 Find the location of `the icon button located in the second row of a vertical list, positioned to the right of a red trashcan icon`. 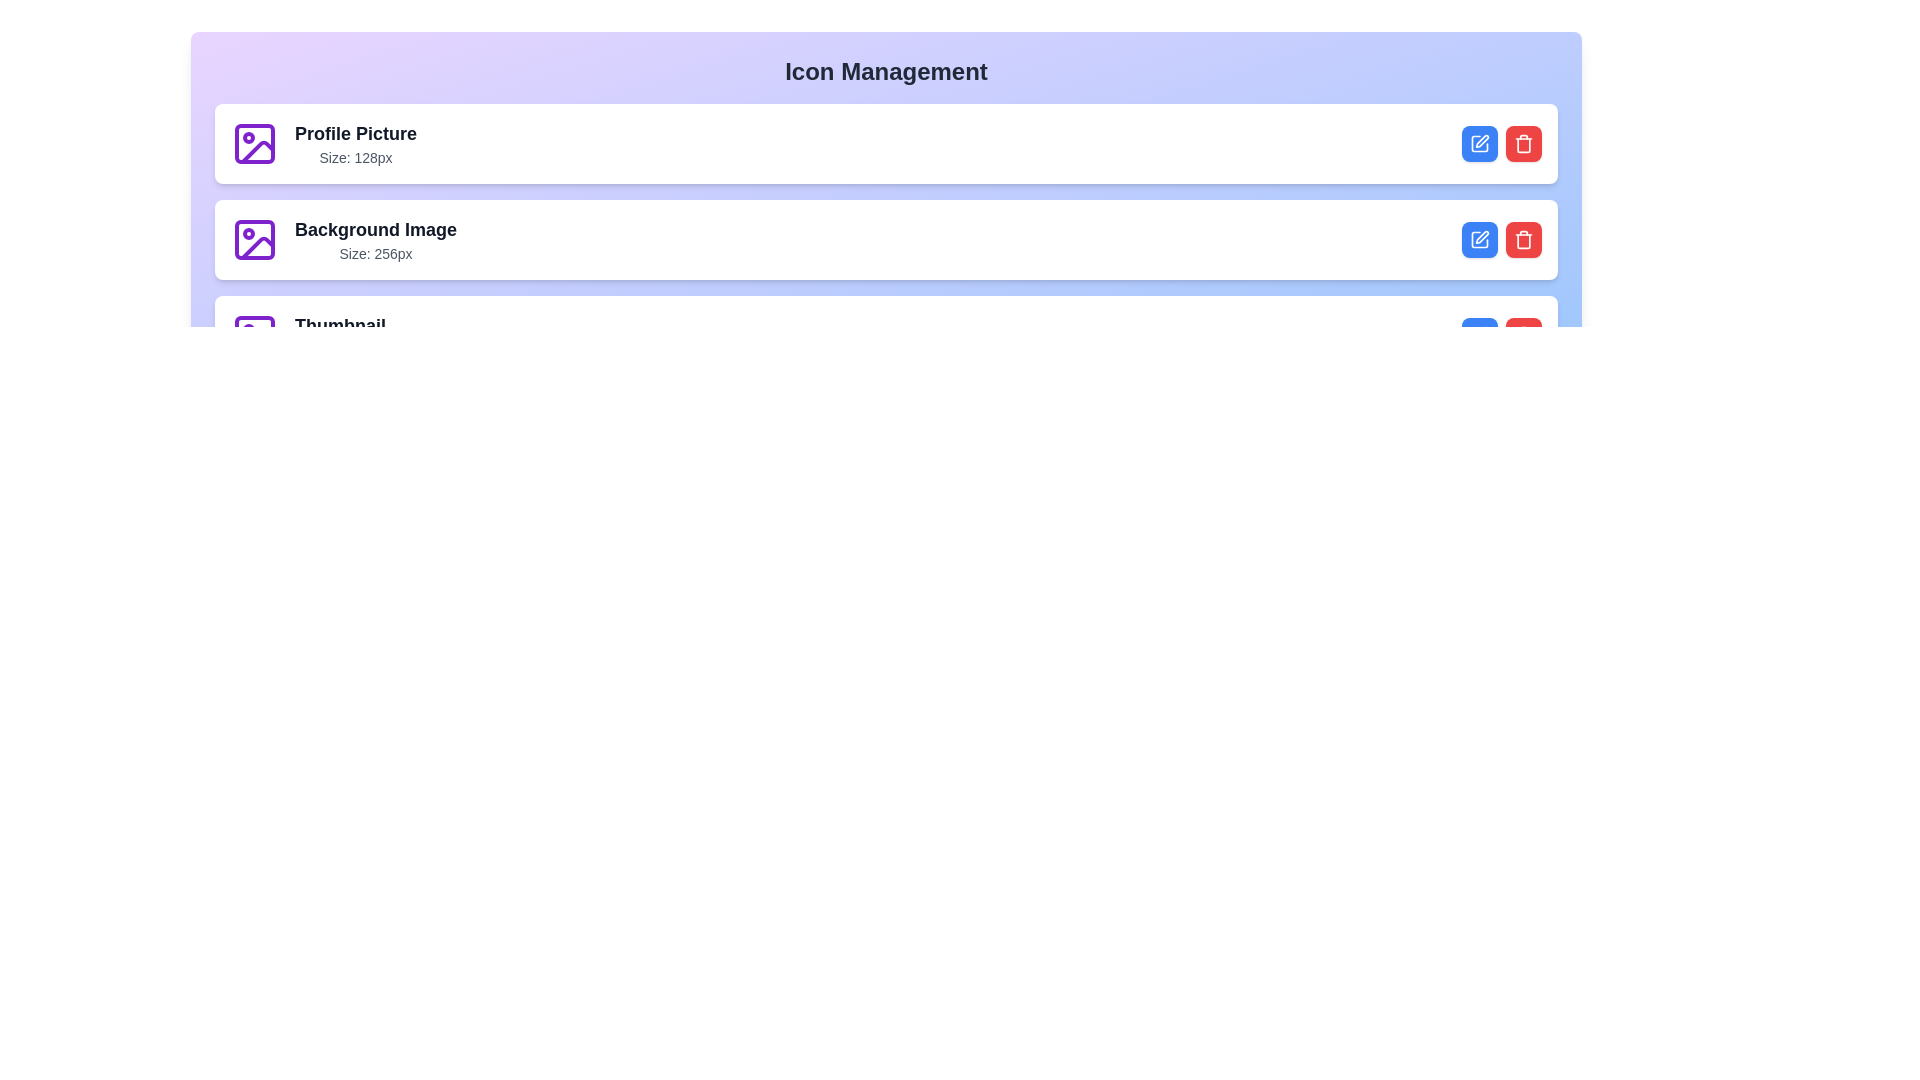

the icon button located in the second row of a vertical list, positioned to the right of a red trashcan icon is located at coordinates (1479, 238).